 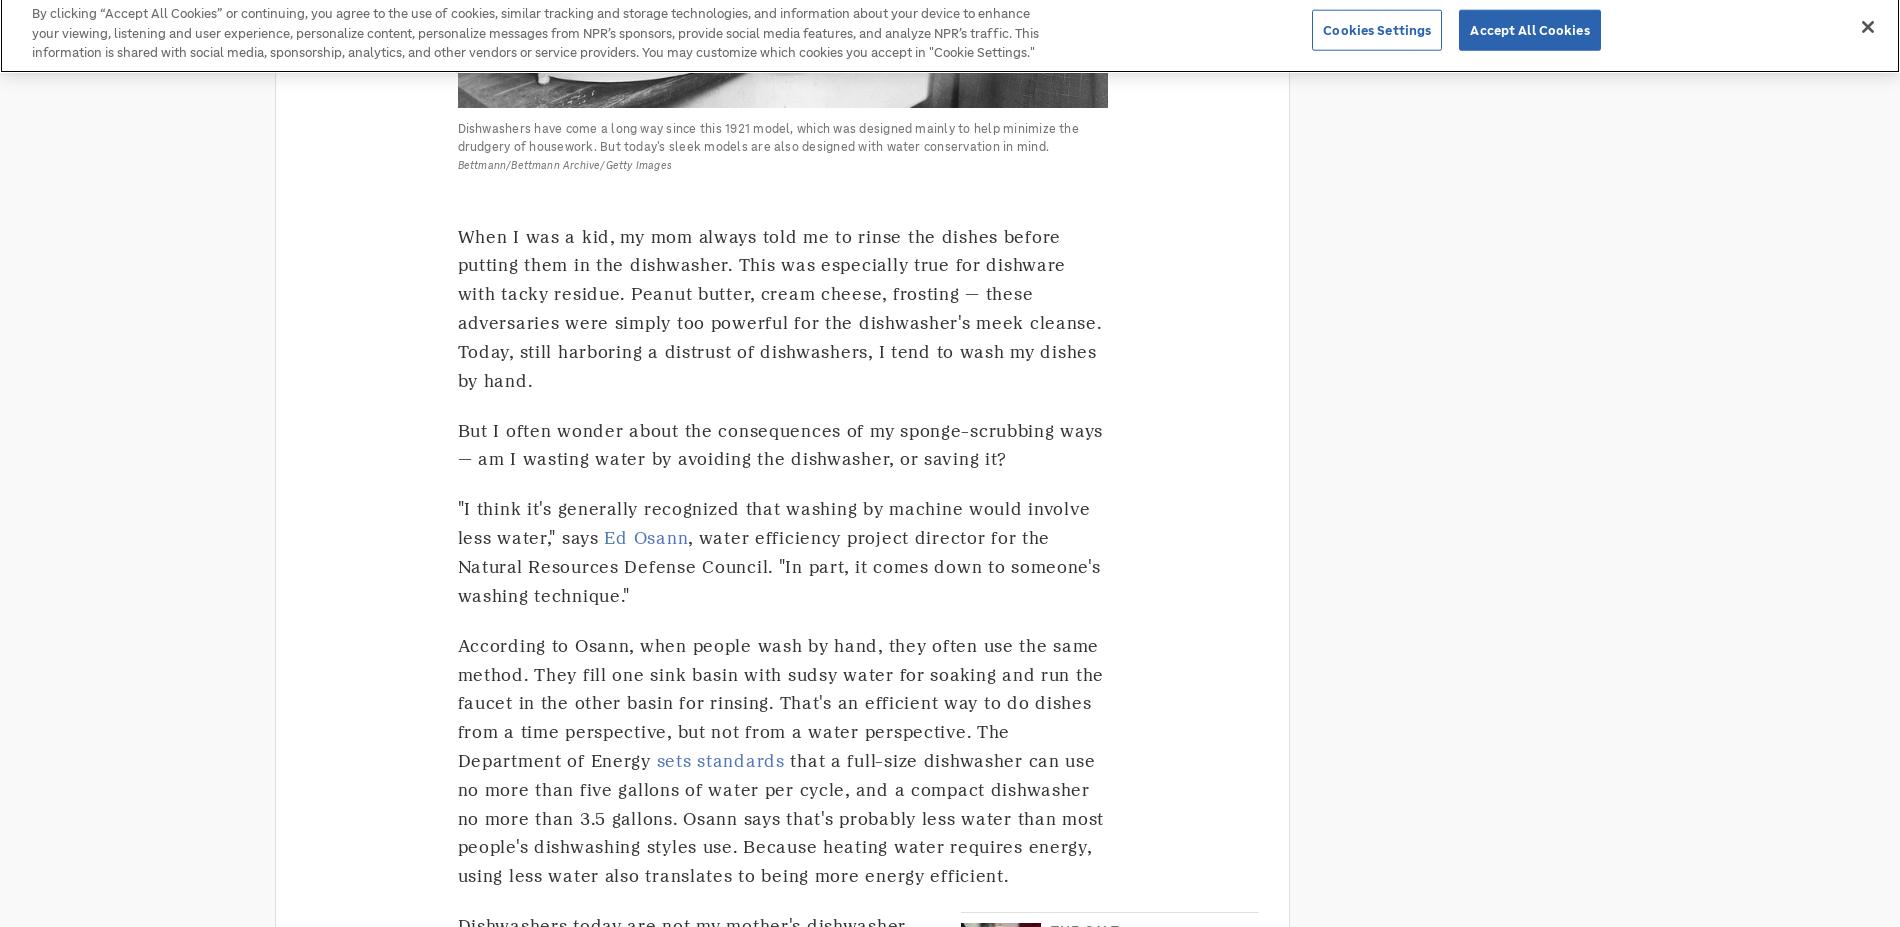 I want to click on 'But I often wonder about the consequences of my sponge-scrubbing ways — am I wasting water by avoiding the dishwasher, or saving it?', so click(x=778, y=443).